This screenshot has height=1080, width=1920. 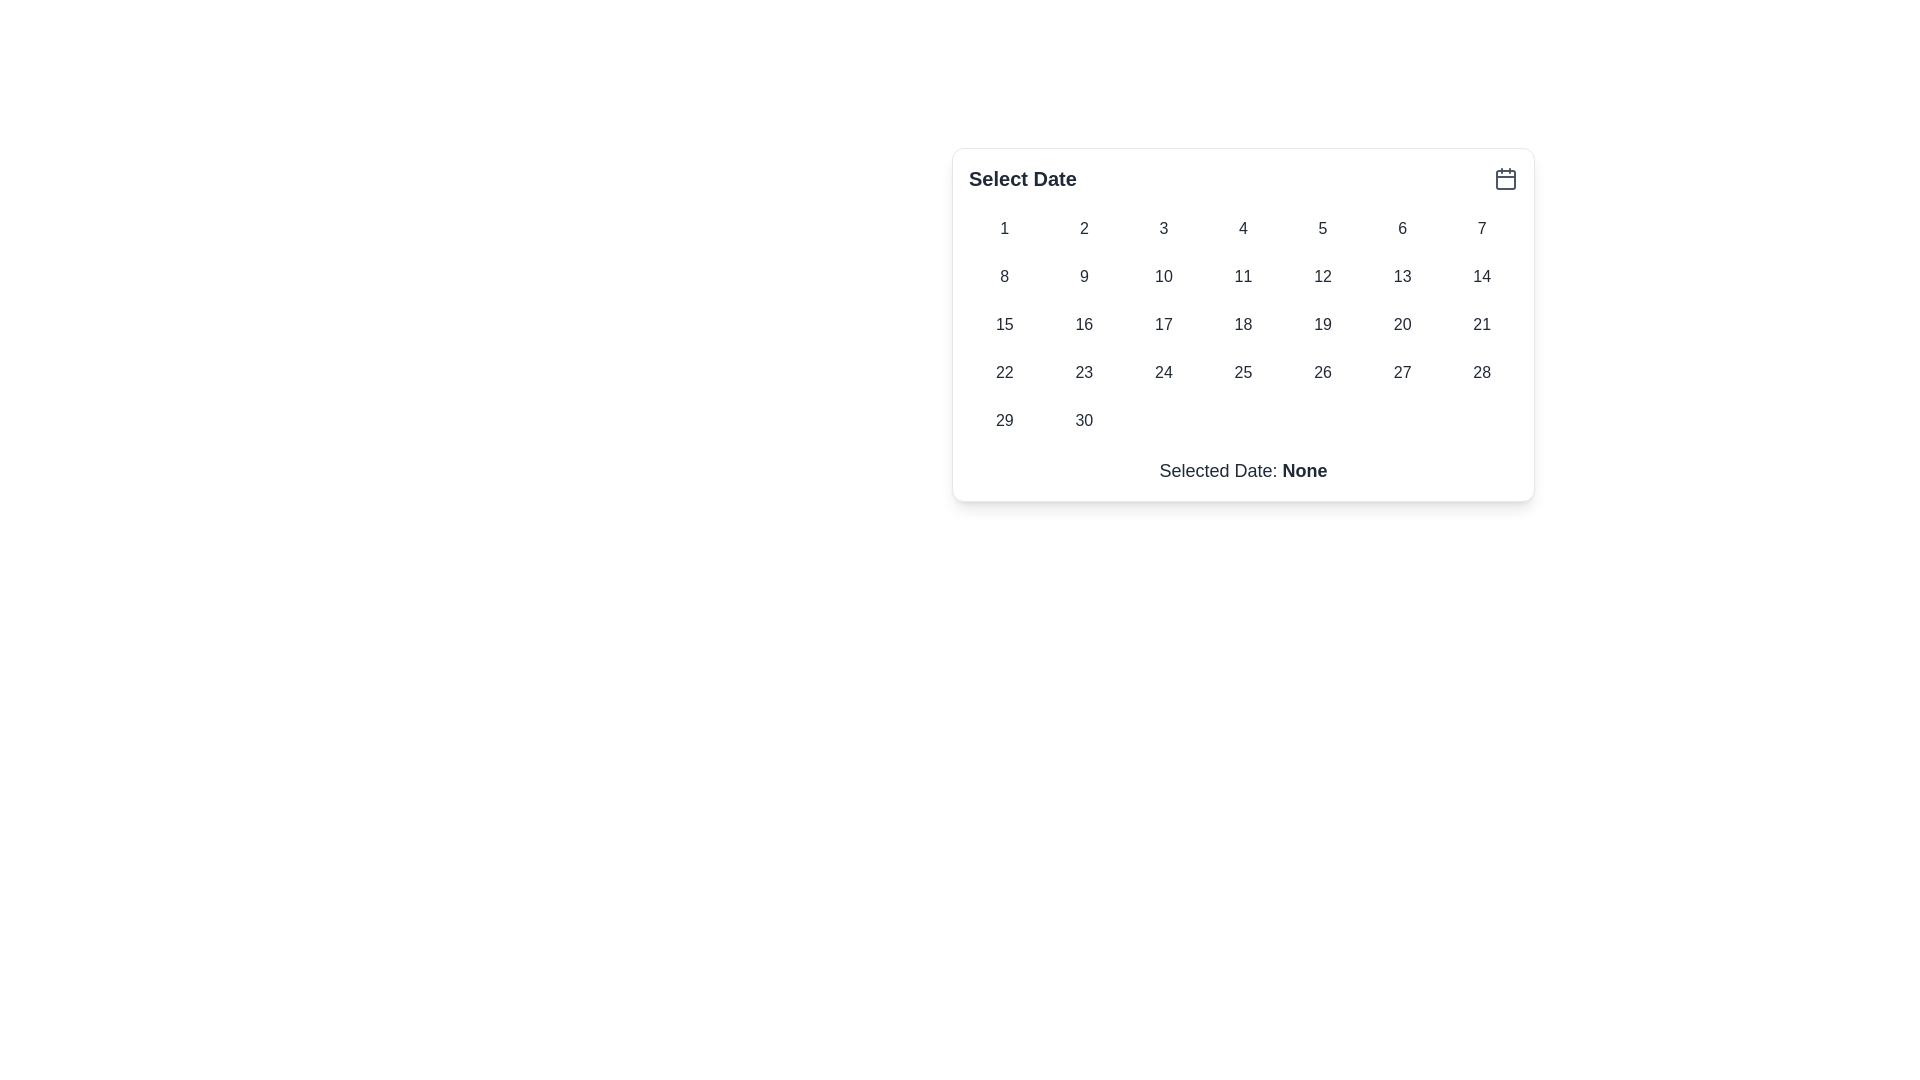 I want to click on the square-shaped button containing the number '5', so click(x=1323, y=227).